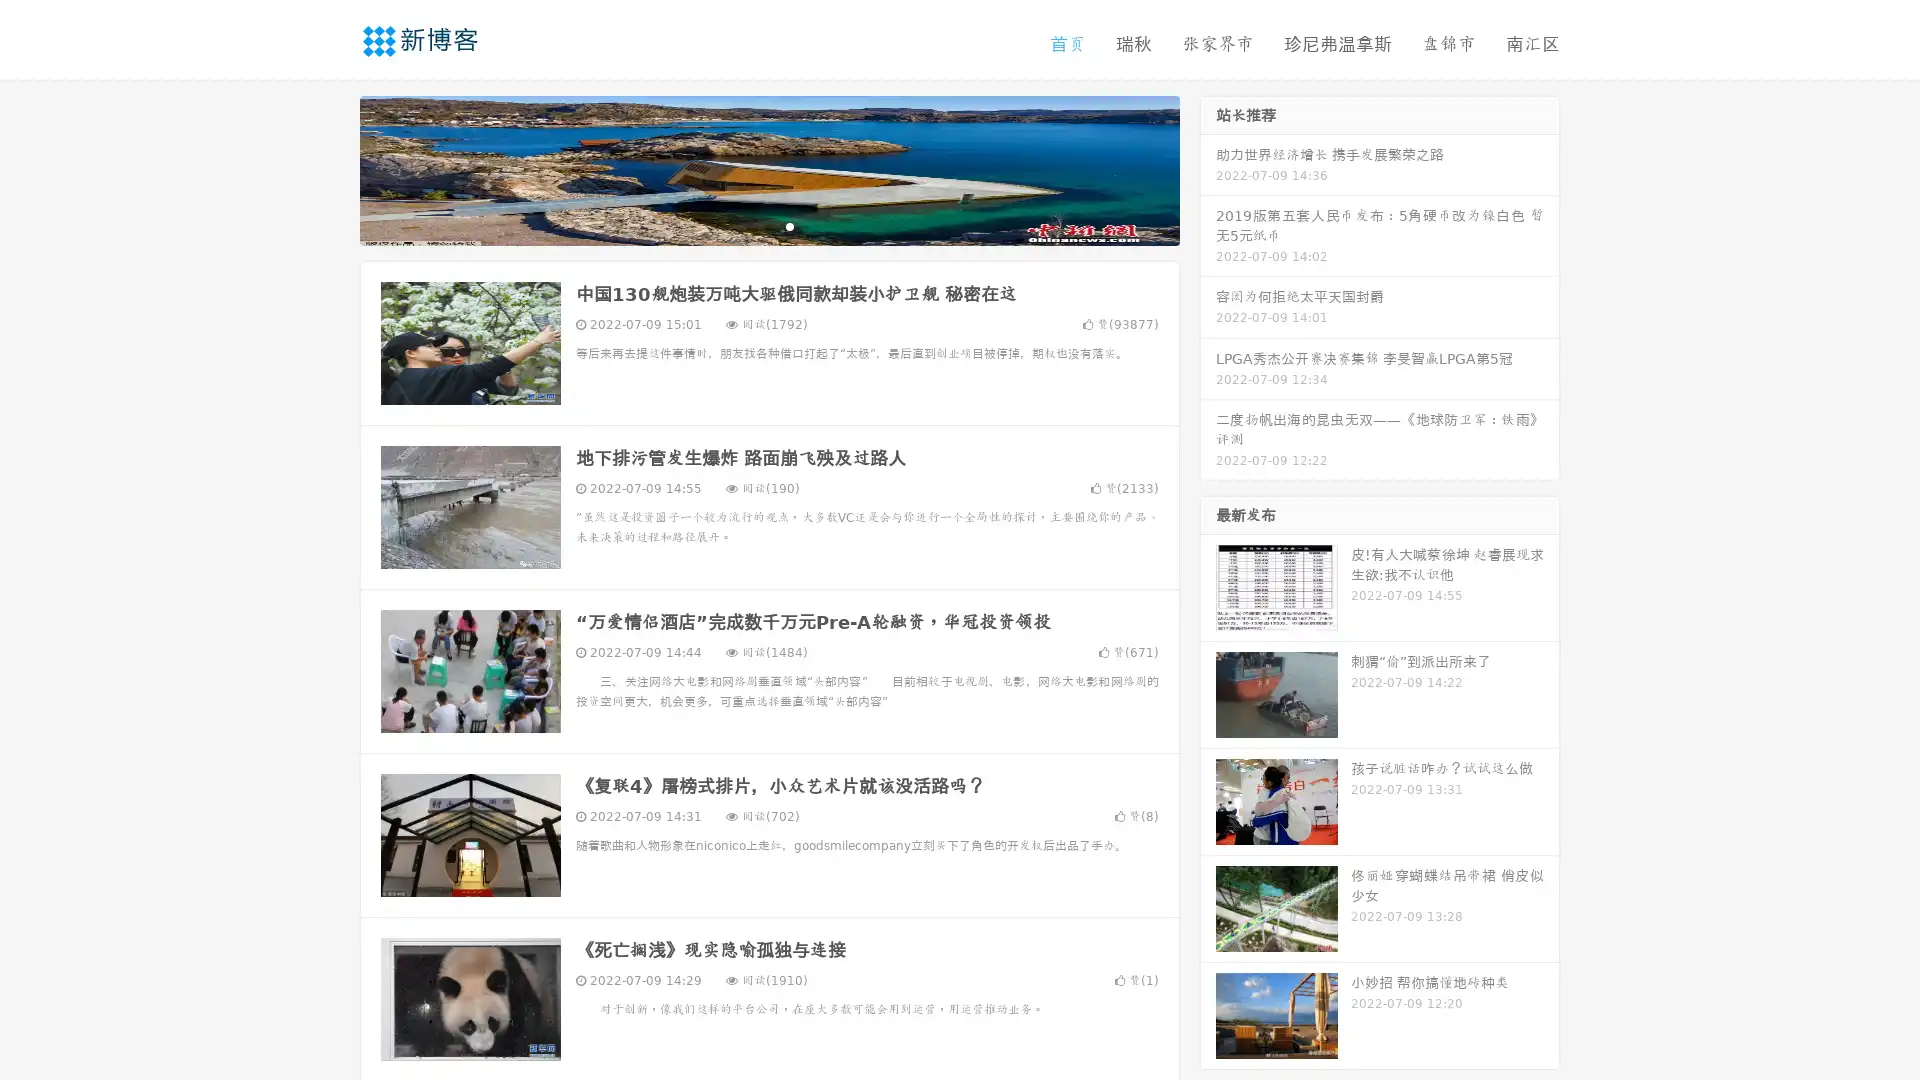  What do you see at coordinates (330, 168) in the screenshot?
I see `Previous slide` at bounding box center [330, 168].